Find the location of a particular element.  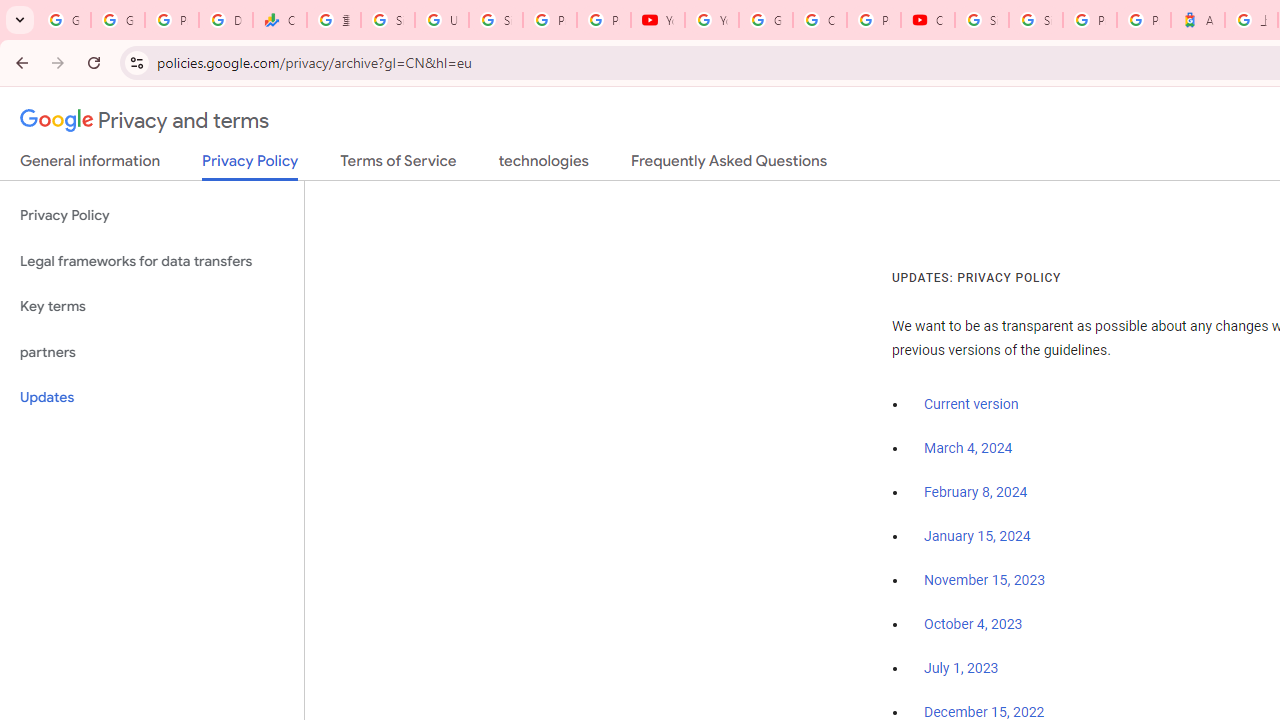

'Legal frameworks for data transfers' is located at coordinates (151, 260).